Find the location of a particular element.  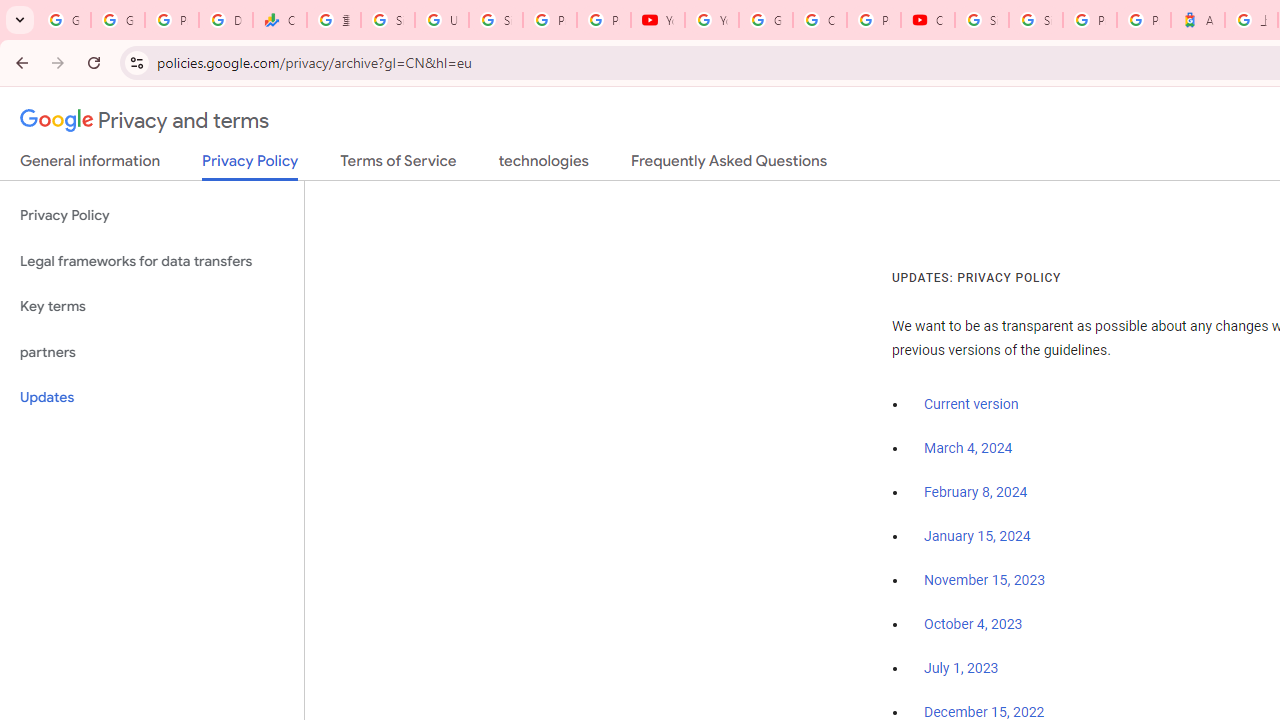

'Legal frameworks for data transfers' is located at coordinates (151, 260).